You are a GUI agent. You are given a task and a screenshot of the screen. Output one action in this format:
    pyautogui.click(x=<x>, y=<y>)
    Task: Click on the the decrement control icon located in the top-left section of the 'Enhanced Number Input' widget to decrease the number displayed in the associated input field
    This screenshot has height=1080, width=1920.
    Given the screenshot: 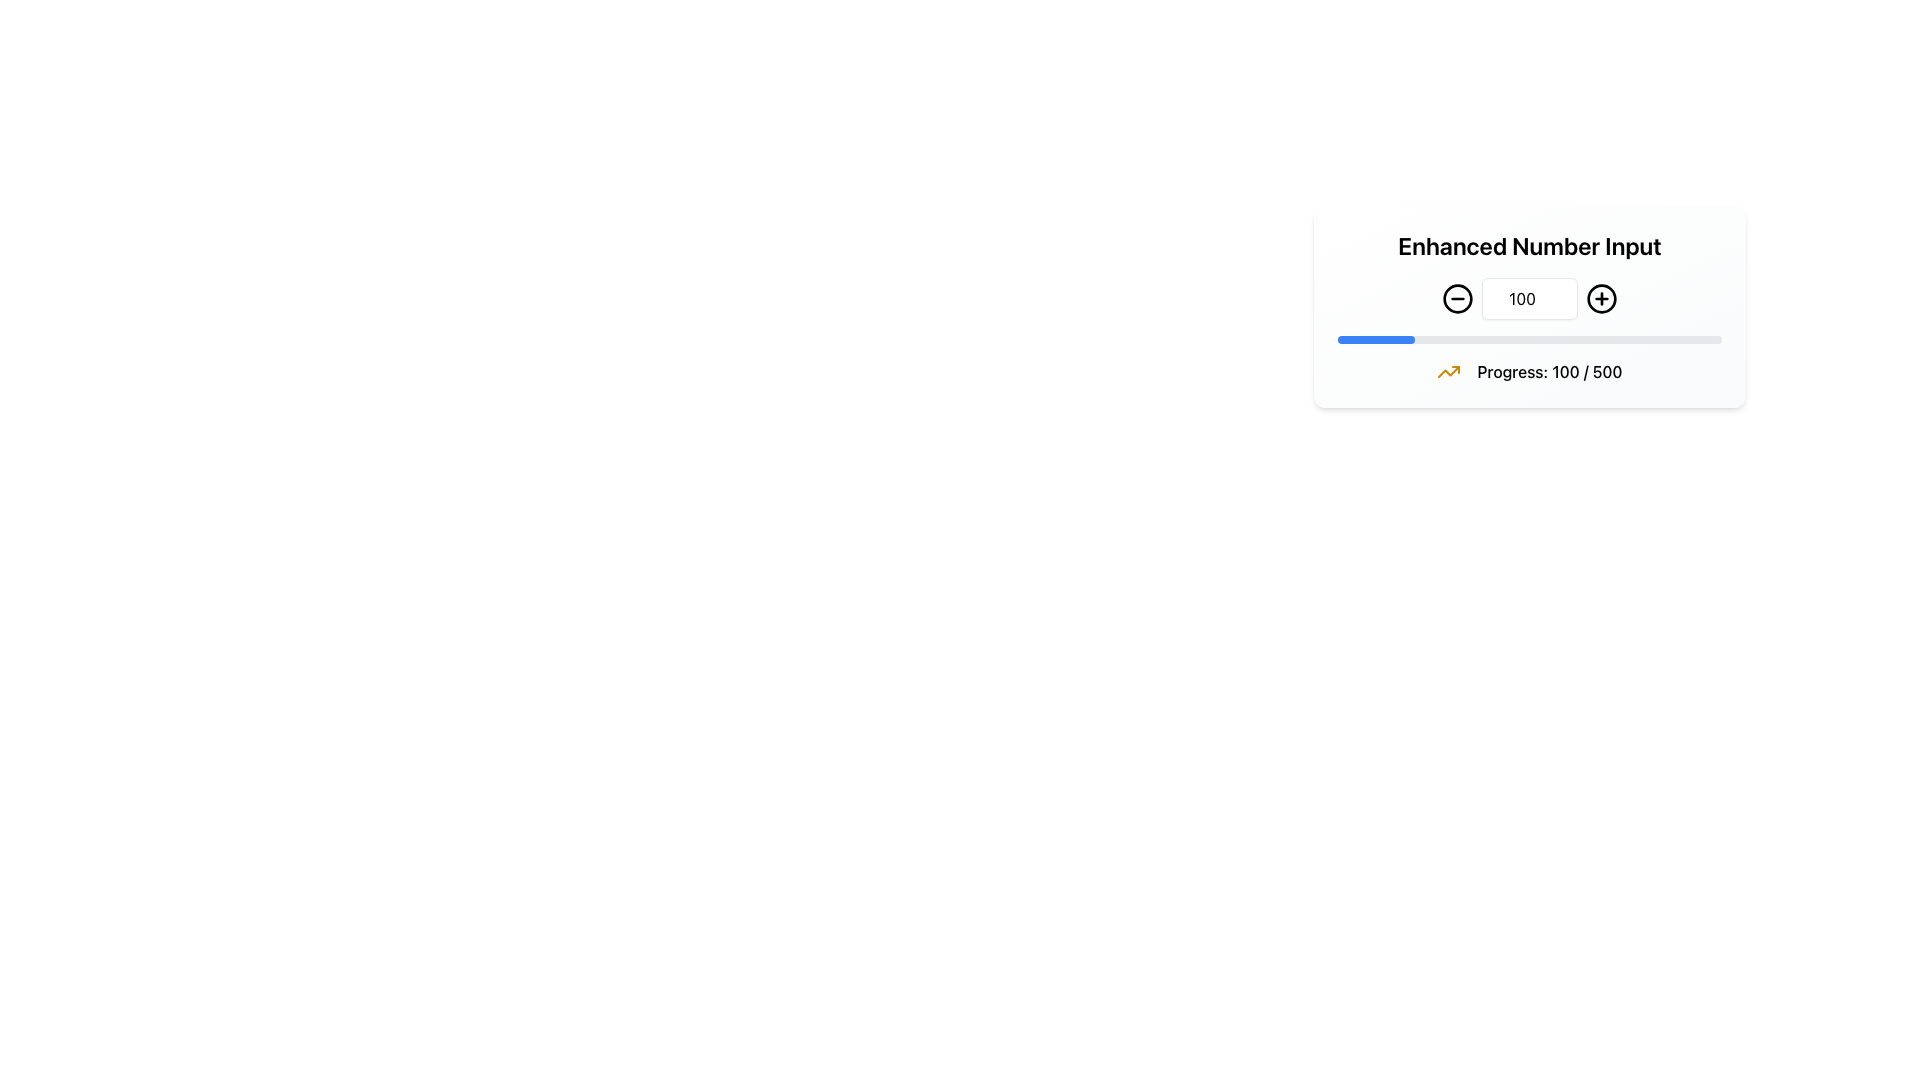 What is the action you would take?
    pyautogui.click(x=1458, y=299)
    